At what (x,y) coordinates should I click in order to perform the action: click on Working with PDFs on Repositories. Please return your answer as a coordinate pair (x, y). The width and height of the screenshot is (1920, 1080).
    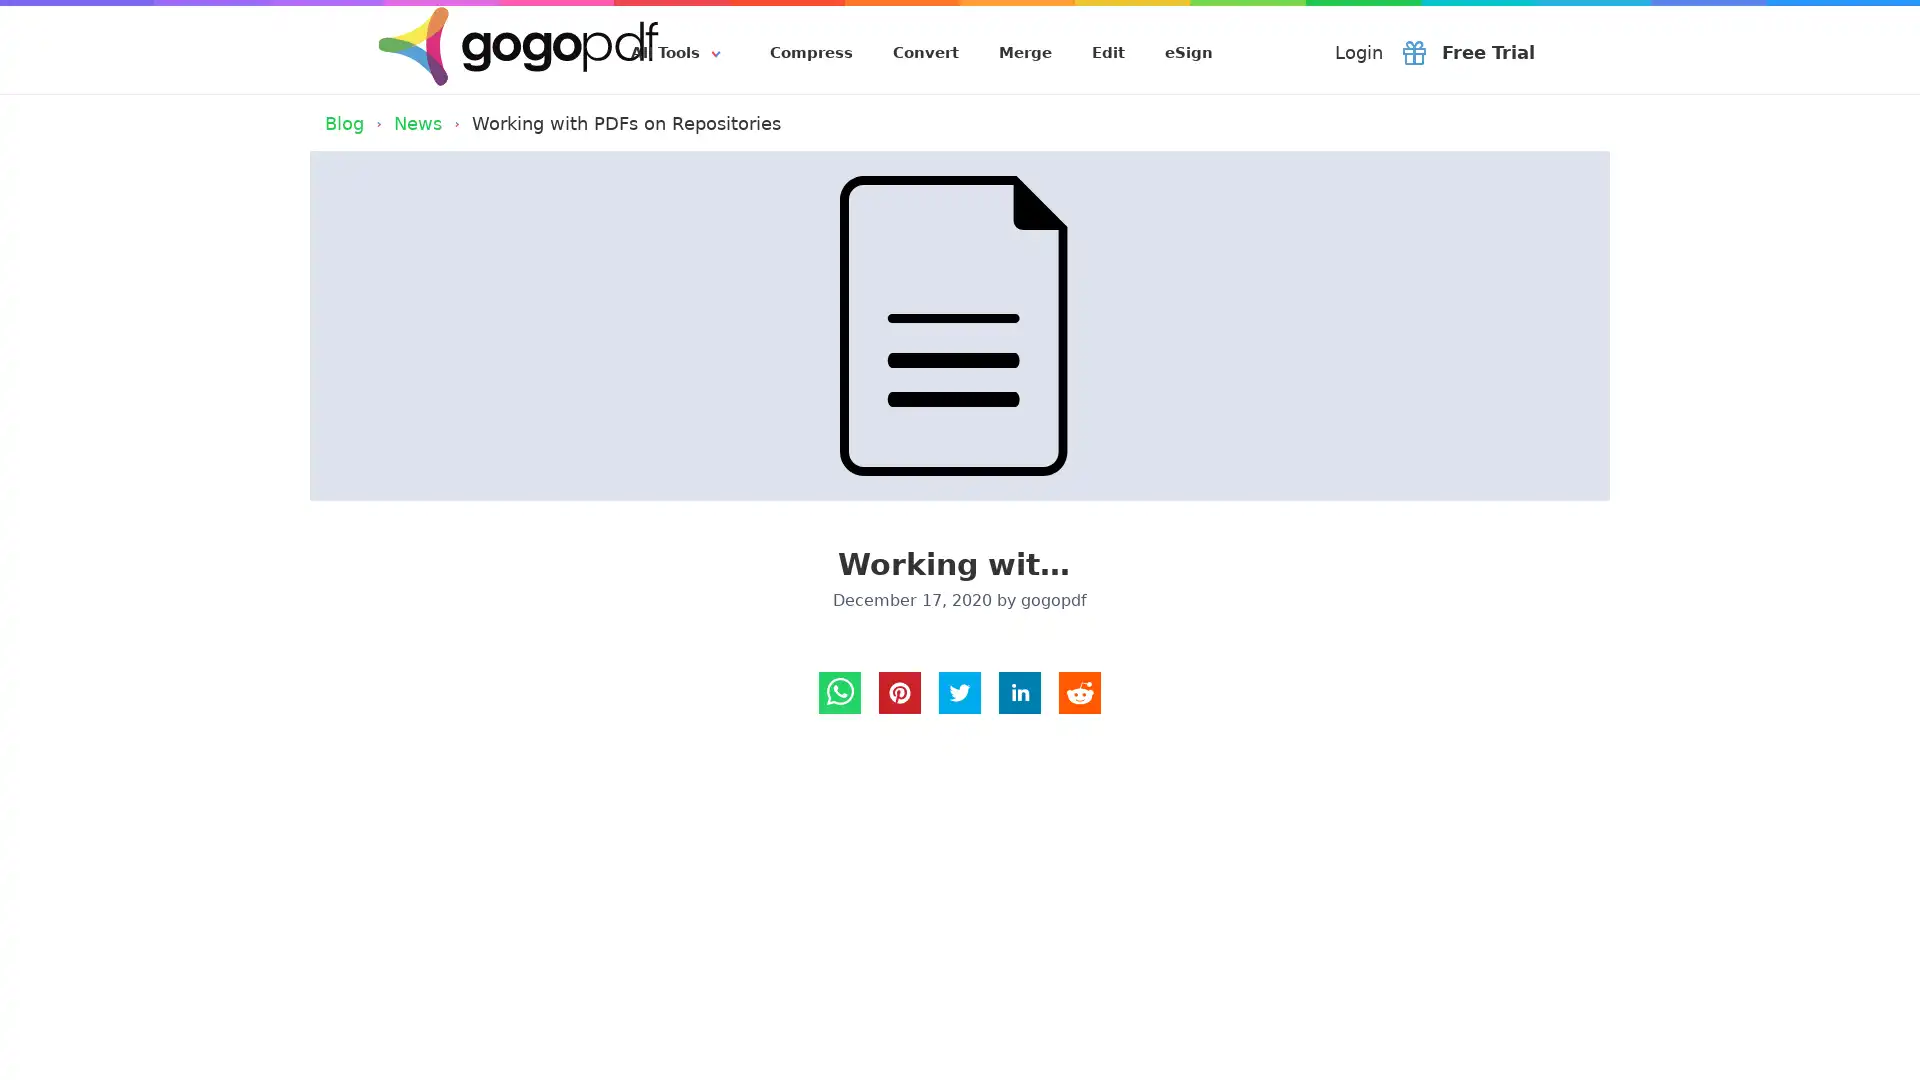
    Looking at the image, I should click on (960, 325).